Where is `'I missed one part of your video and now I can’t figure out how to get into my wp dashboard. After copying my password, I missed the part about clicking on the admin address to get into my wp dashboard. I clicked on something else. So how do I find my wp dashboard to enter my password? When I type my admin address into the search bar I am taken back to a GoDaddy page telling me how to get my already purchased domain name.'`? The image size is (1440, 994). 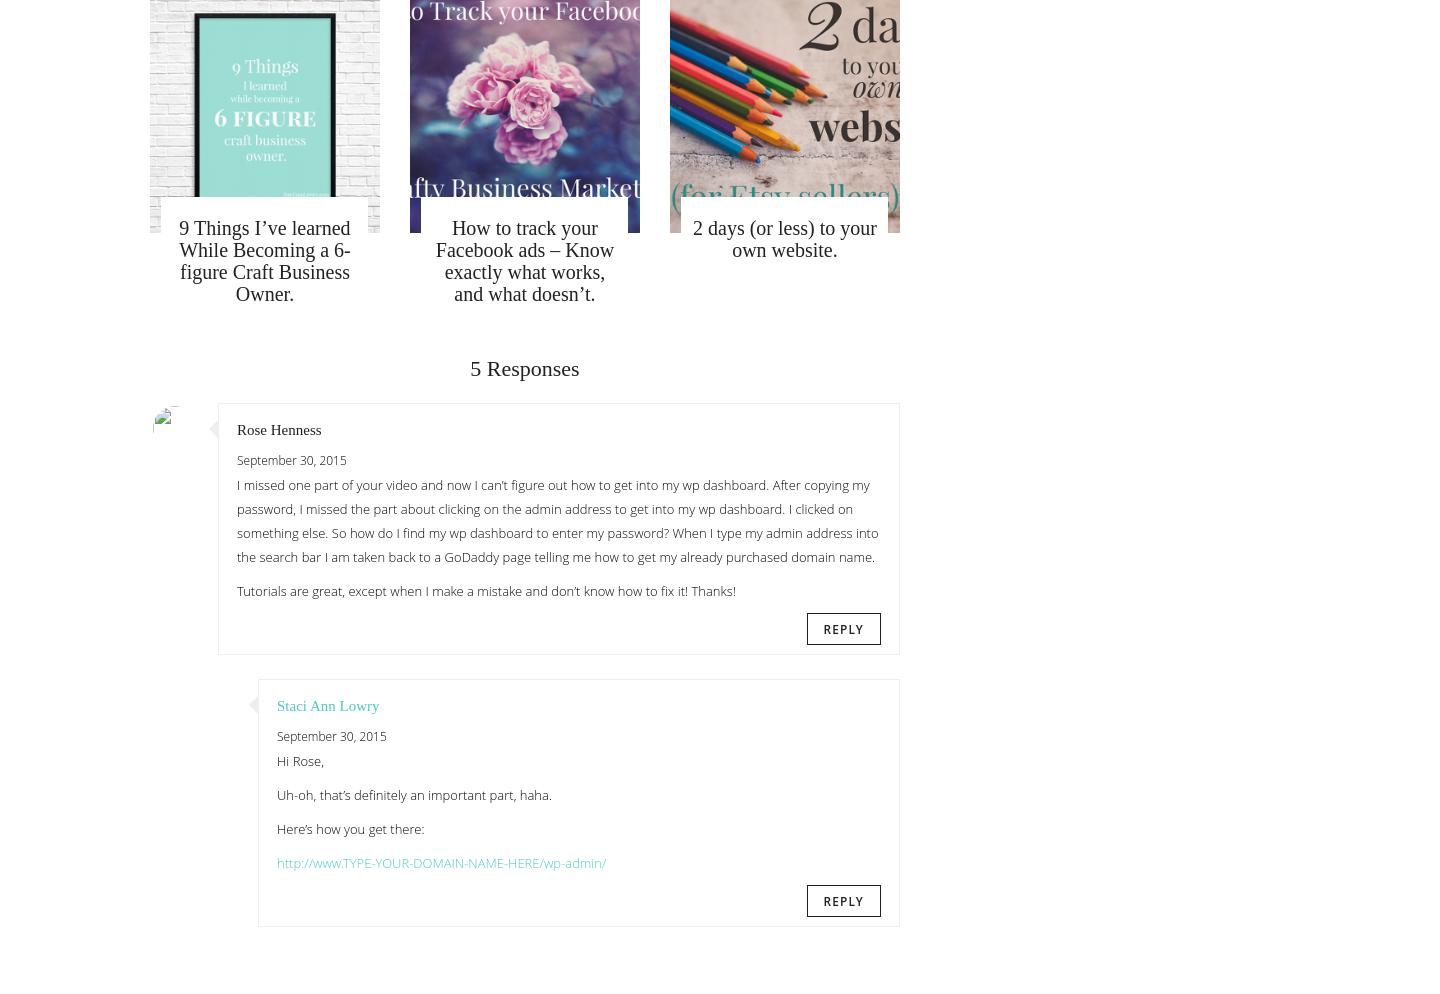 'I missed one part of your video and now I can’t figure out how to get into my wp dashboard. After copying my password, I missed the part about clicking on the admin address to get into my wp dashboard. I clicked on something else. So how do I find my wp dashboard to enter my password? When I type my admin address into the search bar I am taken back to a GoDaddy page telling me how to get my already purchased domain name.' is located at coordinates (557, 520).